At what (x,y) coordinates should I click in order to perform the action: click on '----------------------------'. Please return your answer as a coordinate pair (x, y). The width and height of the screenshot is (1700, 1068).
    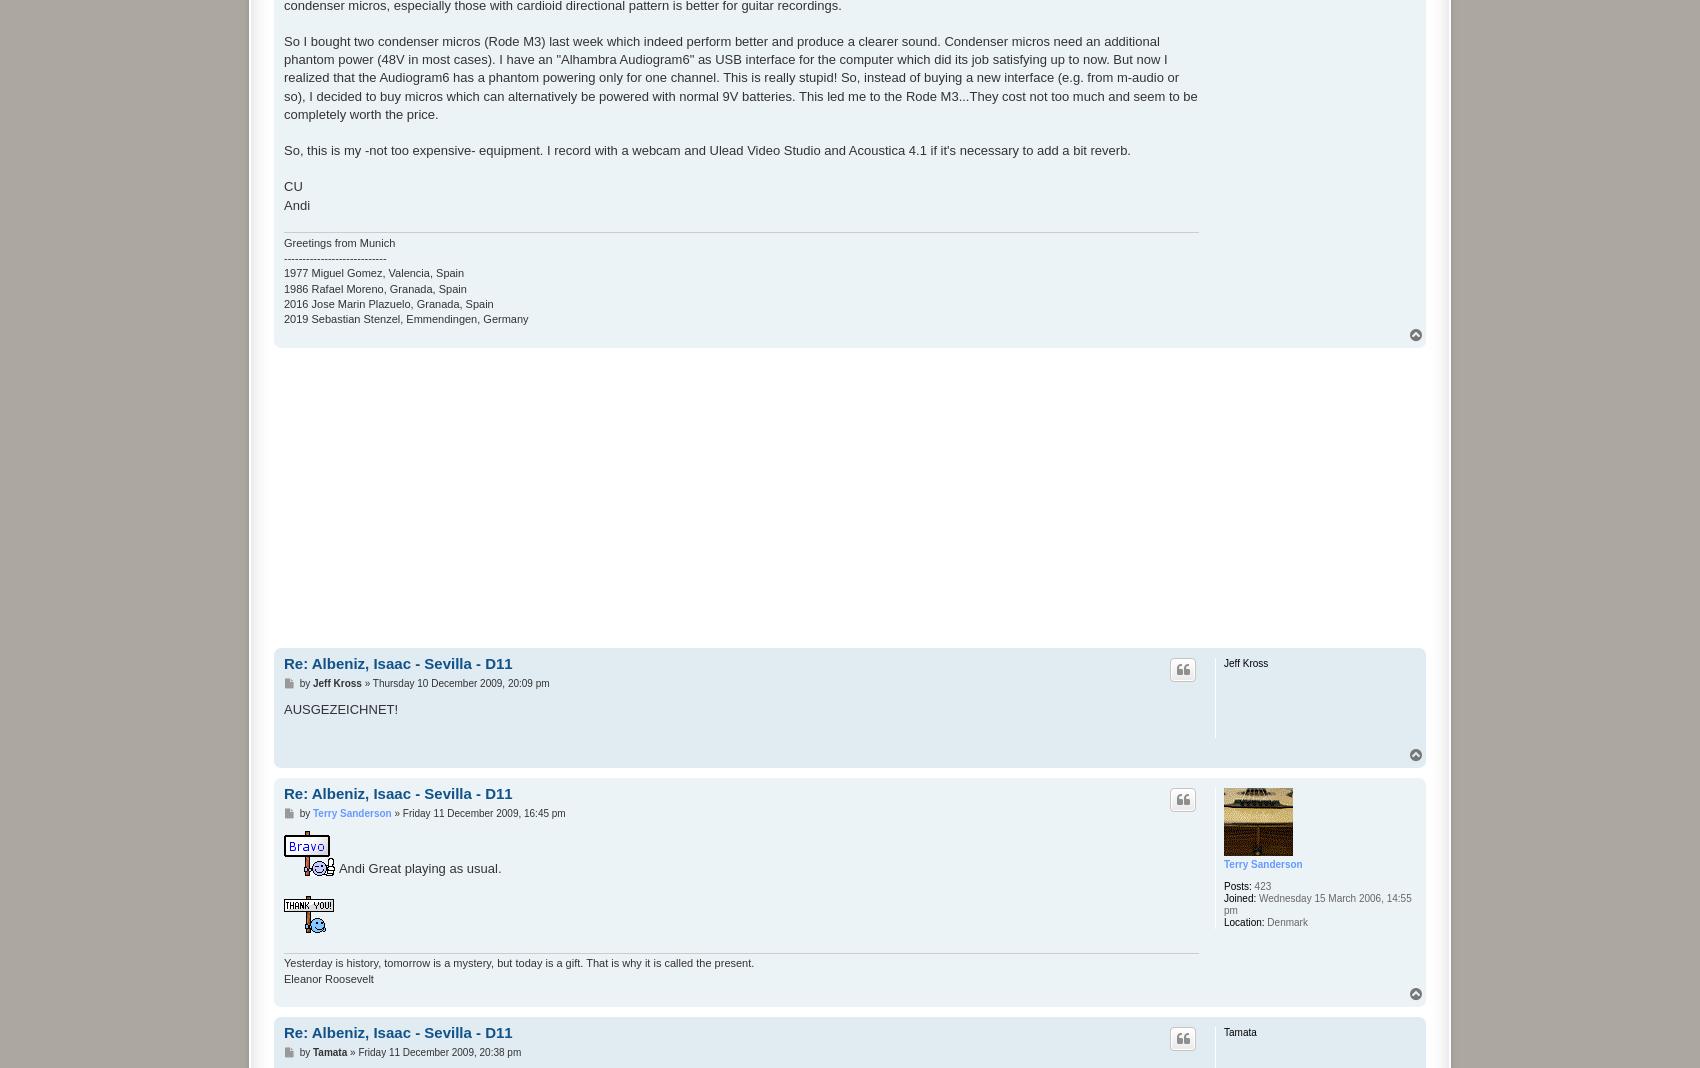
    Looking at the image, I should click on (334, 256).